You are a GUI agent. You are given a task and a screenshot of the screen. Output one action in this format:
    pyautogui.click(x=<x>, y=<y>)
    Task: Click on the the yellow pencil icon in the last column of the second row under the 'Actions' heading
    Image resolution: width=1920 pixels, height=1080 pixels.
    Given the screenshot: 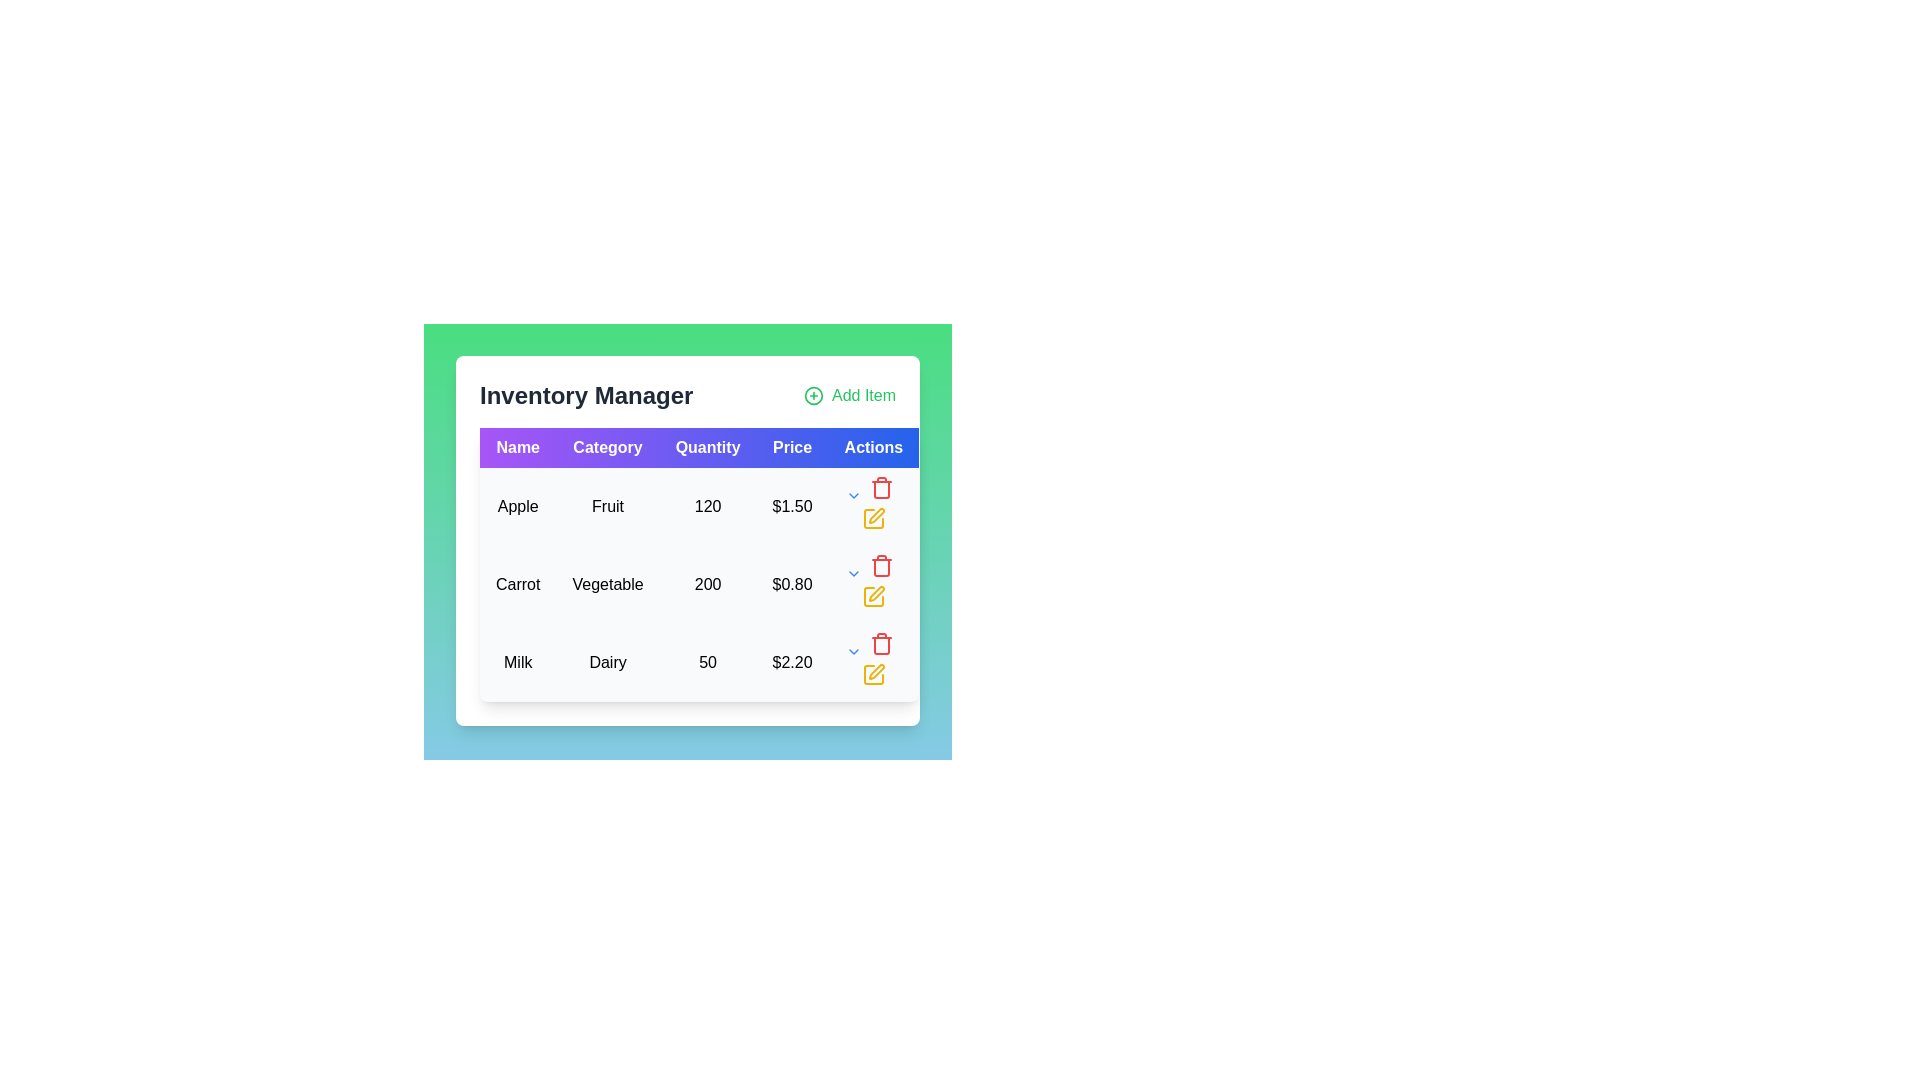 What is the action you would take?
    pyautogui.click(x=873, y=585)
    